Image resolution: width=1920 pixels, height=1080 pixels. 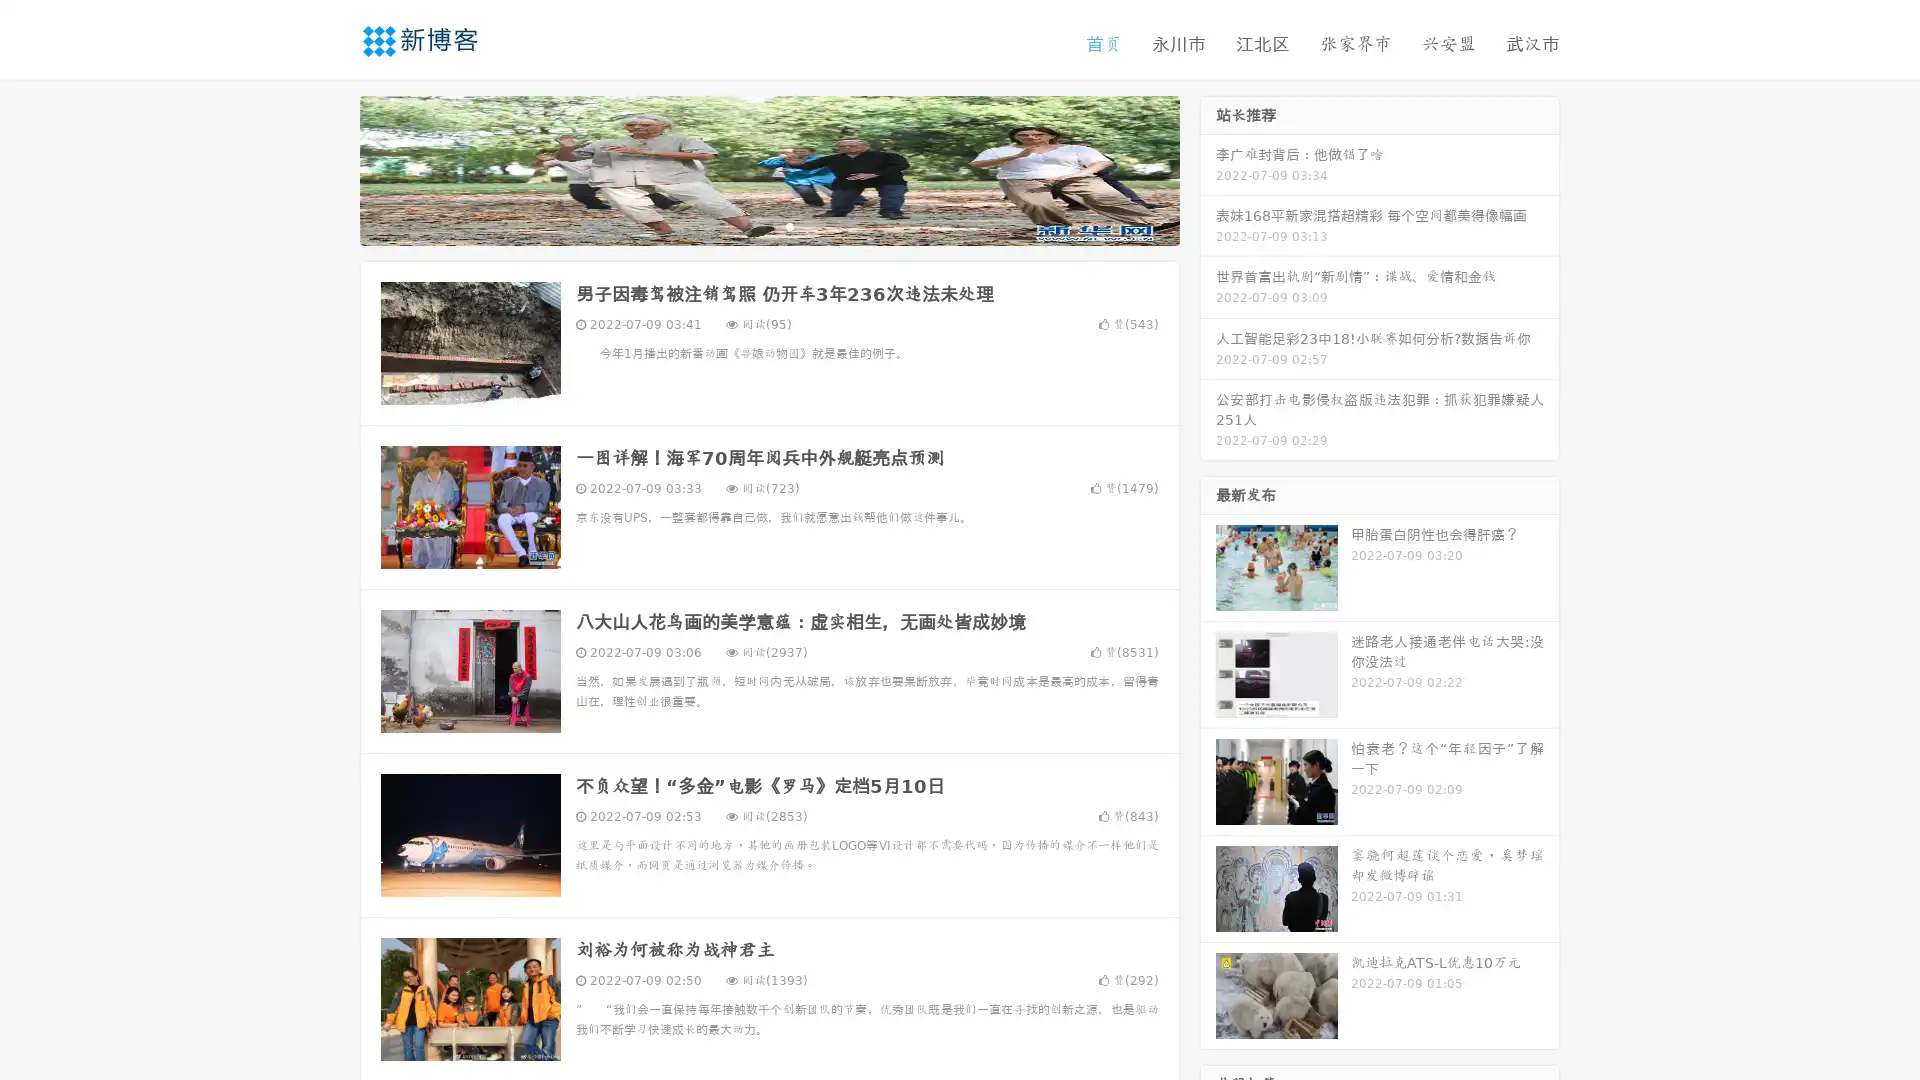 I want to click on Next slide, so click(x=1208, y=168).